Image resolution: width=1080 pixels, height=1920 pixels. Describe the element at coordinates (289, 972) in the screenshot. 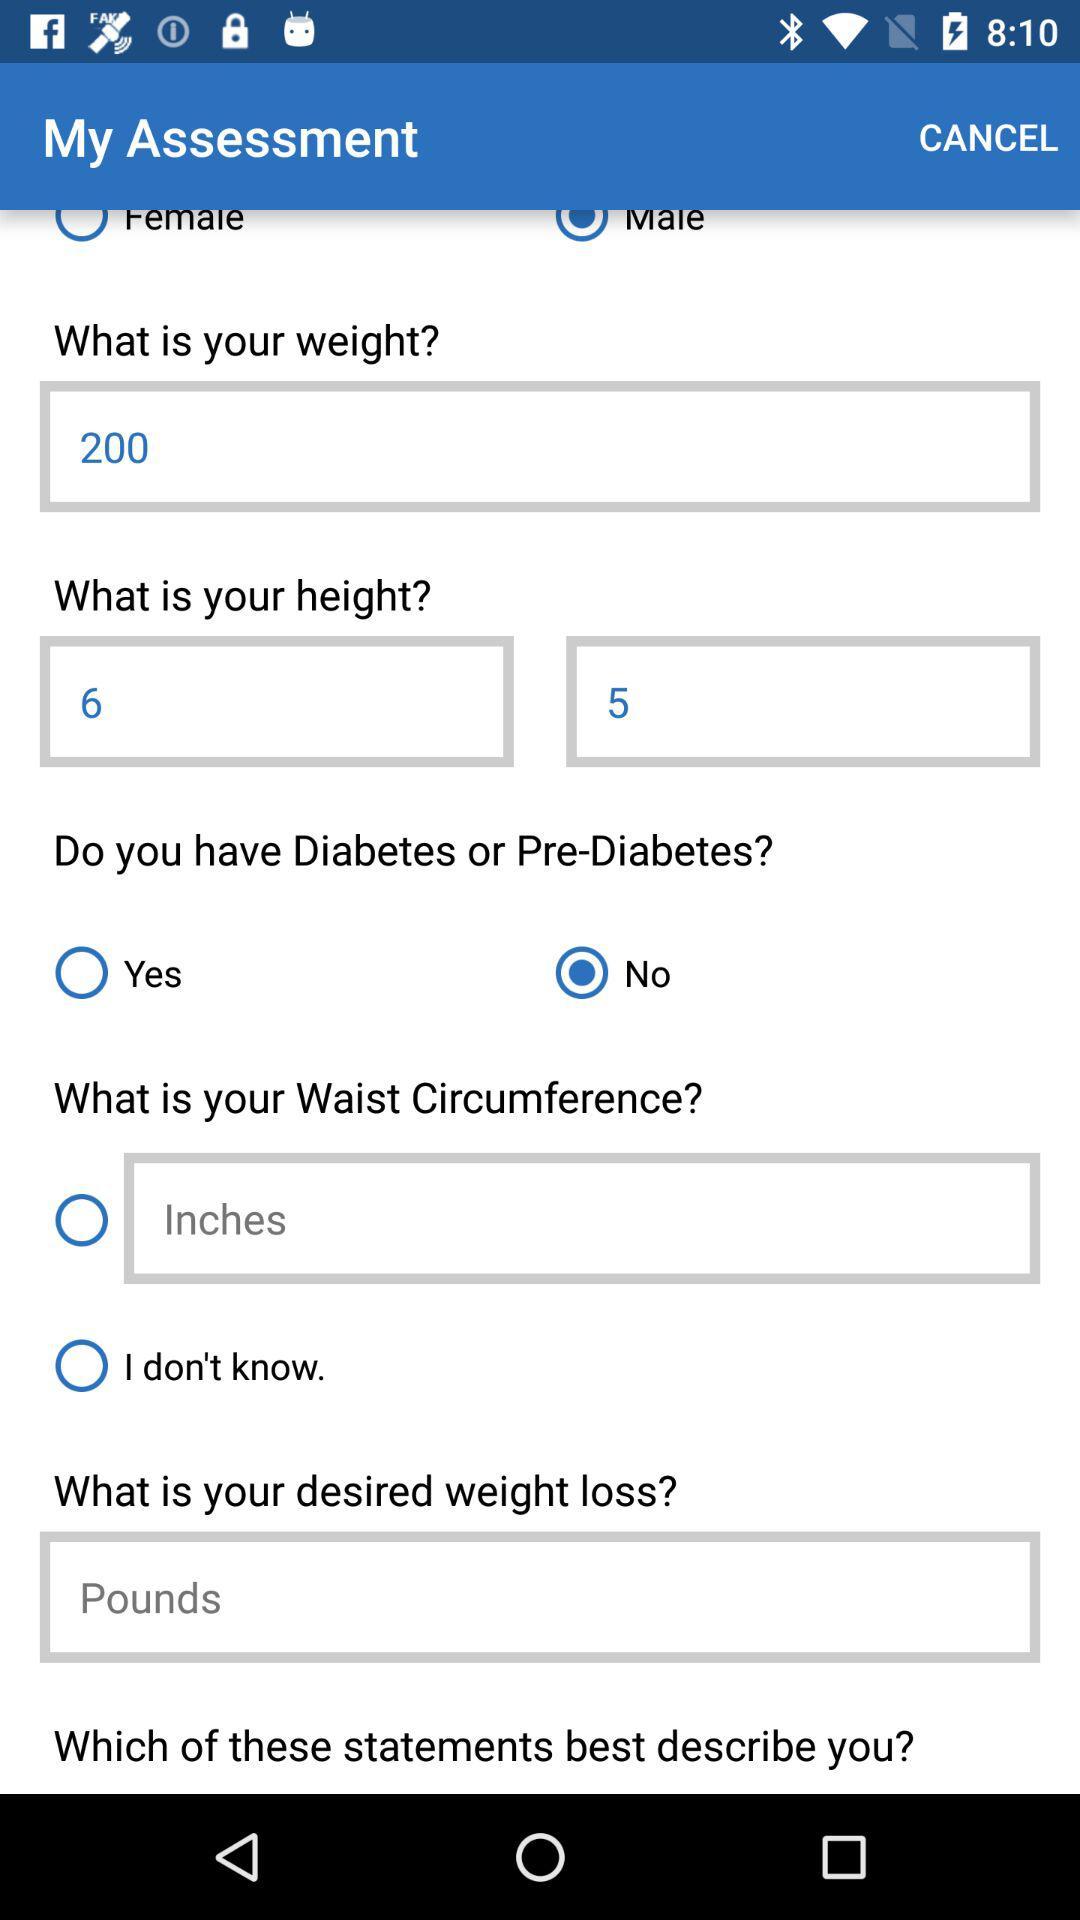

I see `the item above what is your item` at that location.